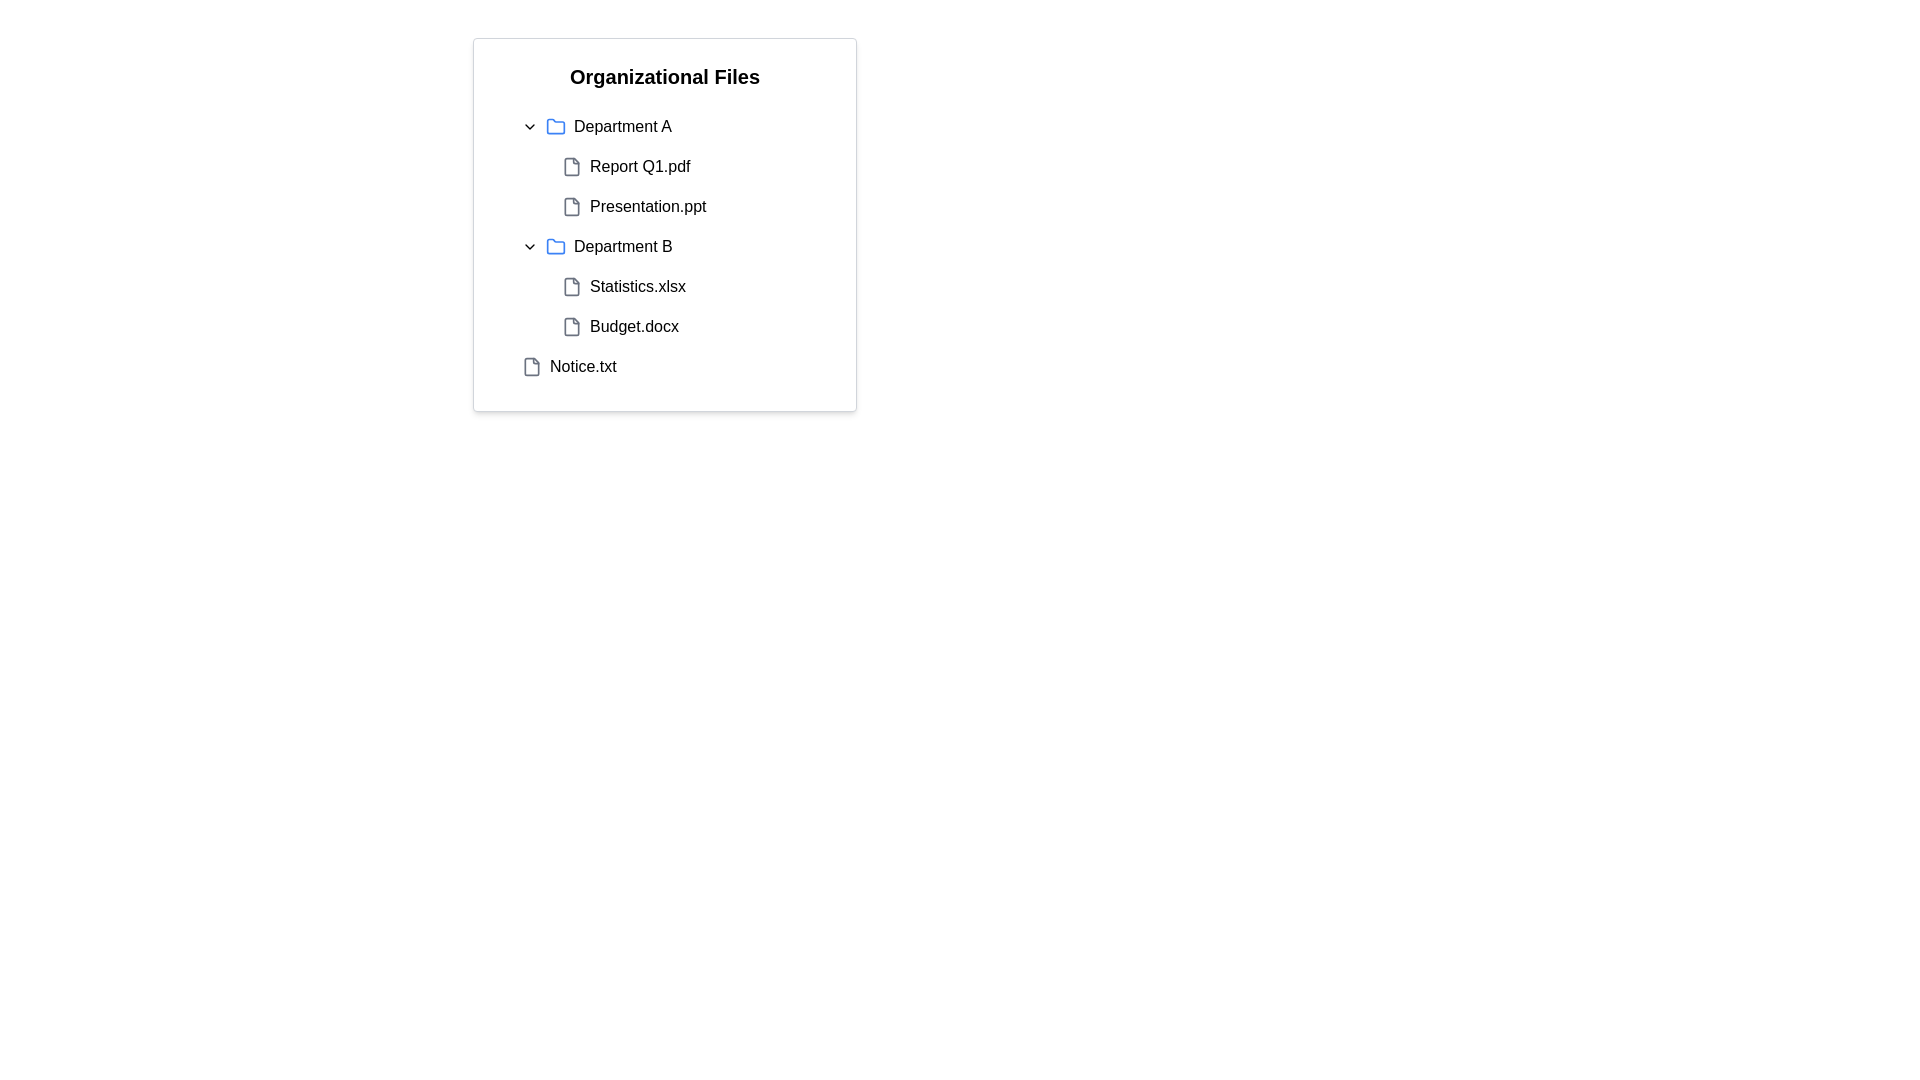 The height and width of the screenshot is (1080, 1920). Describe the element at coordinates (623, 286) in the screenshot. I see `the first file item labeled 'Statistics.xlsx' under the 'Department B' subgroup` at that location.